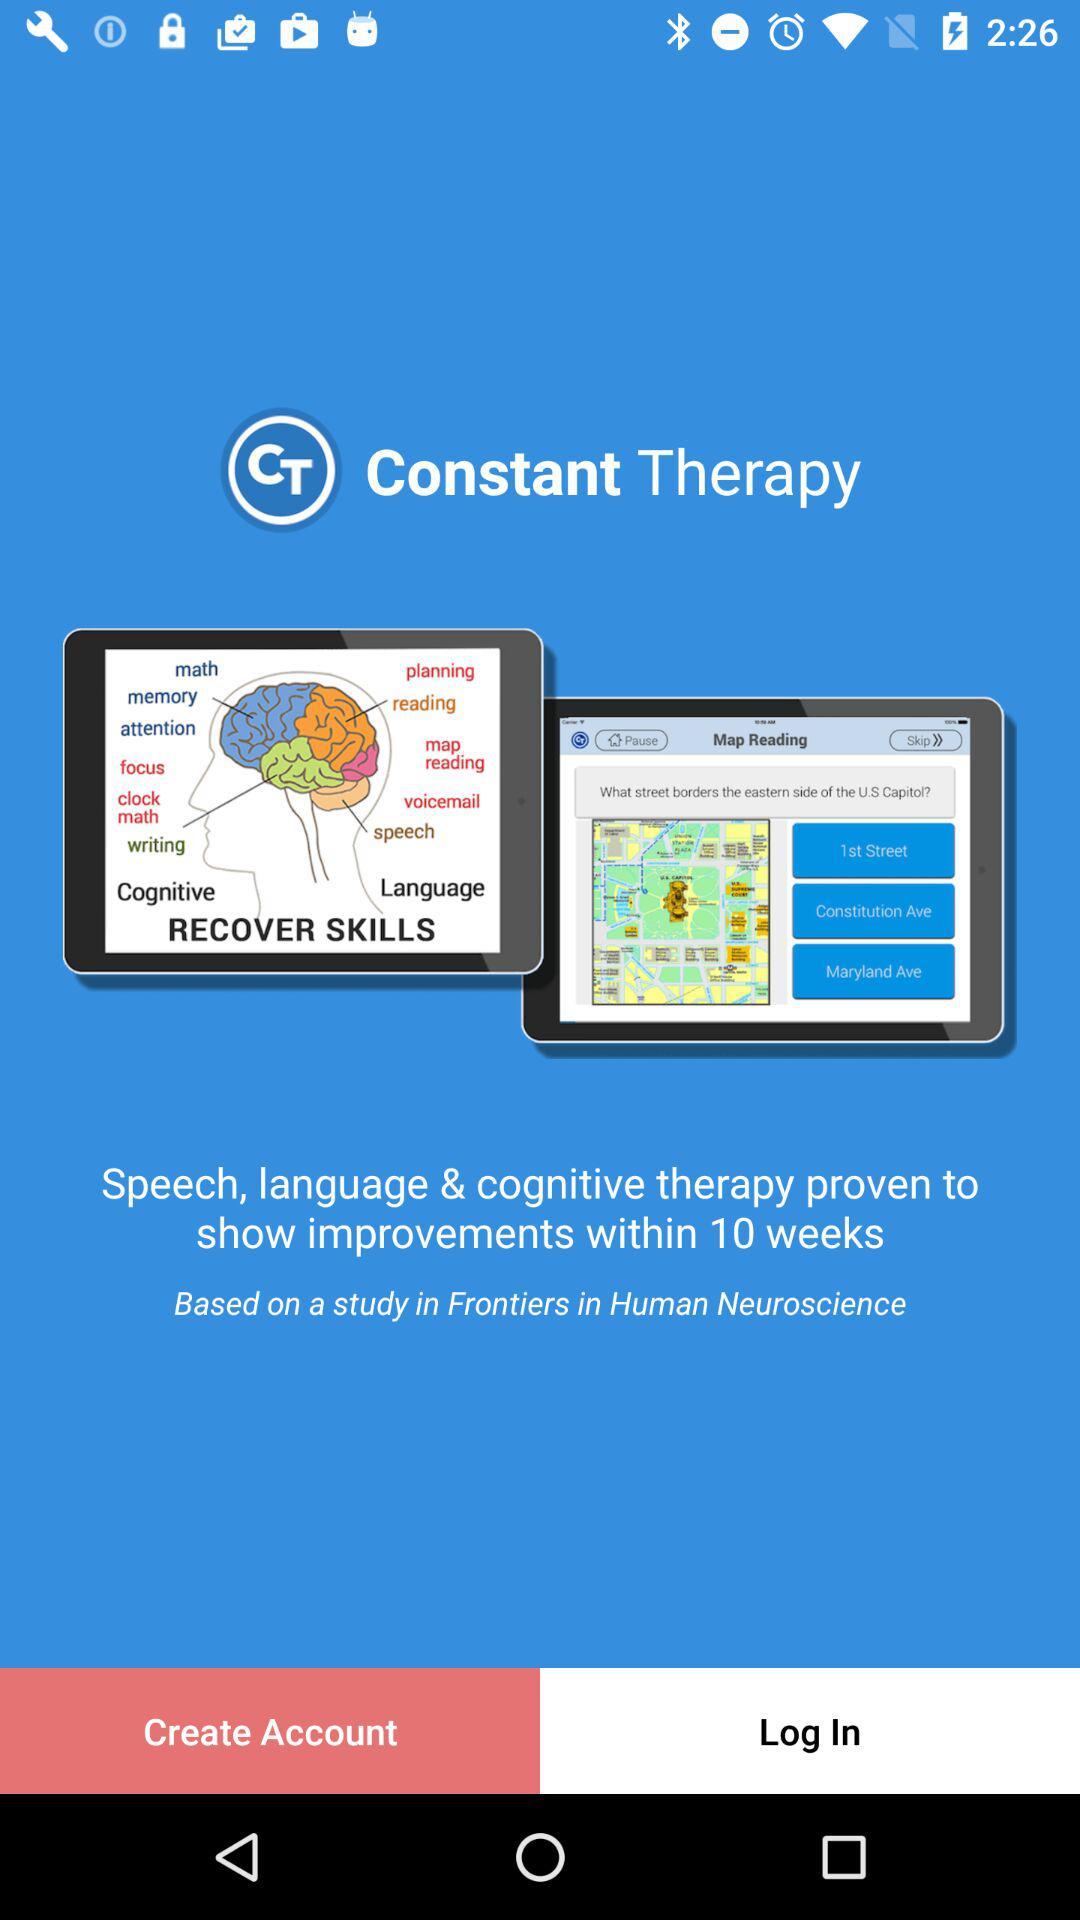 This screenshot has height=1920, width=1080. Describe the element at coordinates (810, 1730) in the screenshot. I see `the icon next to create account item` at that location.